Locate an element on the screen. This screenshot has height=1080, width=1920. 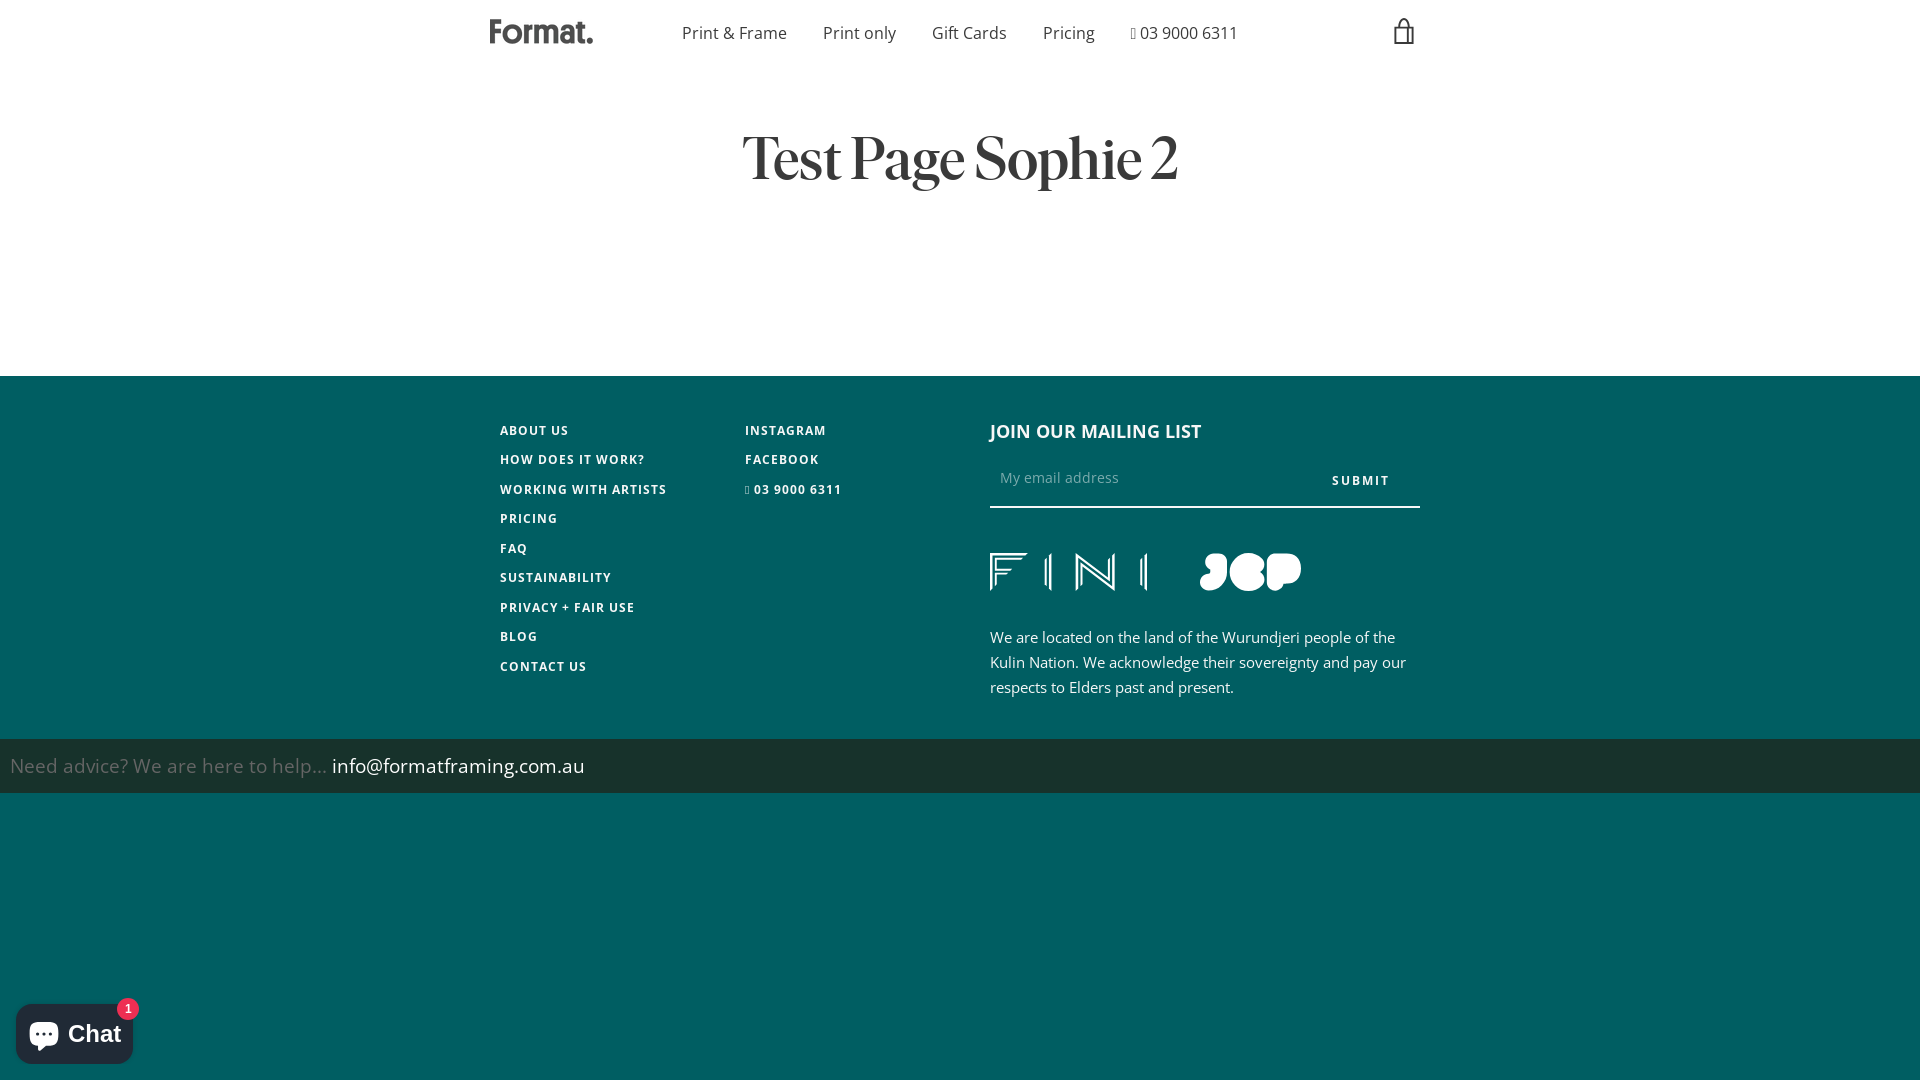
'Print only' is located at coordinates (822, 33).